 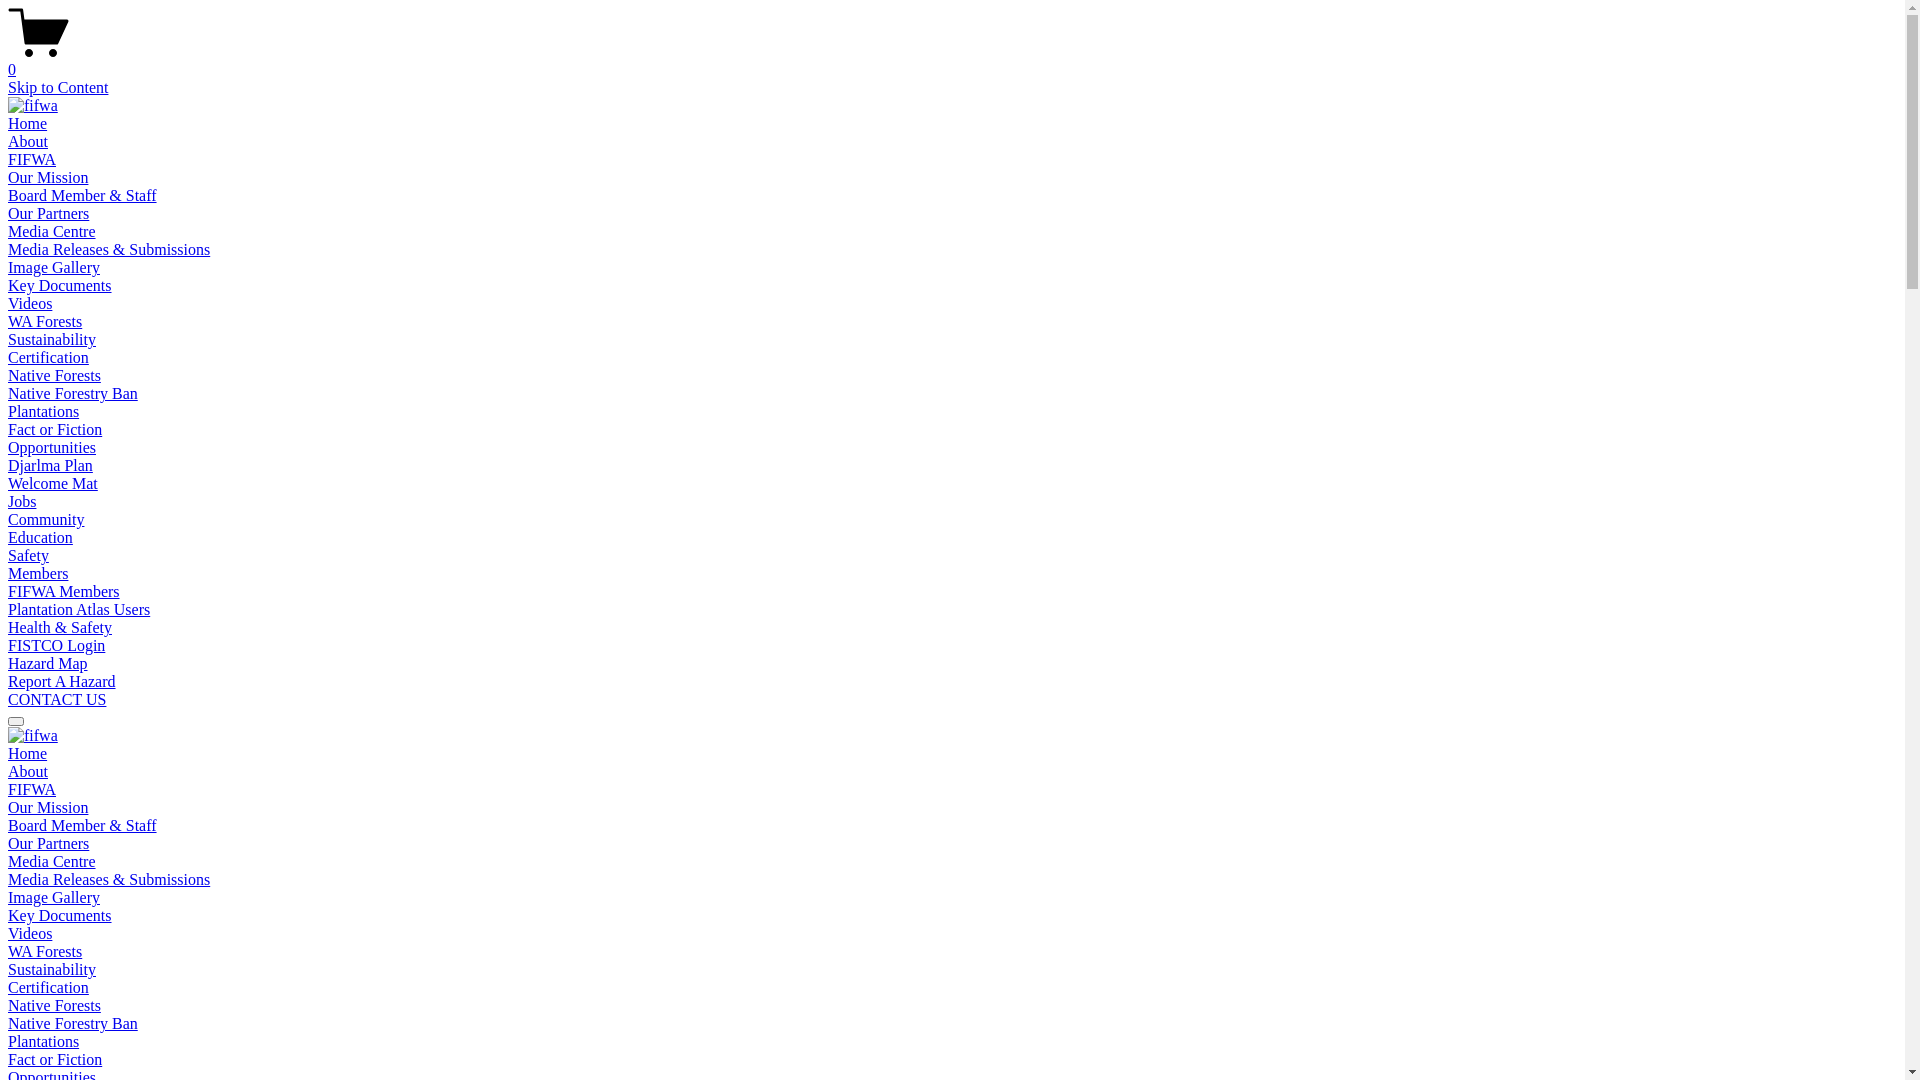 I want to click on 'Community', so click(x=8, y=518).